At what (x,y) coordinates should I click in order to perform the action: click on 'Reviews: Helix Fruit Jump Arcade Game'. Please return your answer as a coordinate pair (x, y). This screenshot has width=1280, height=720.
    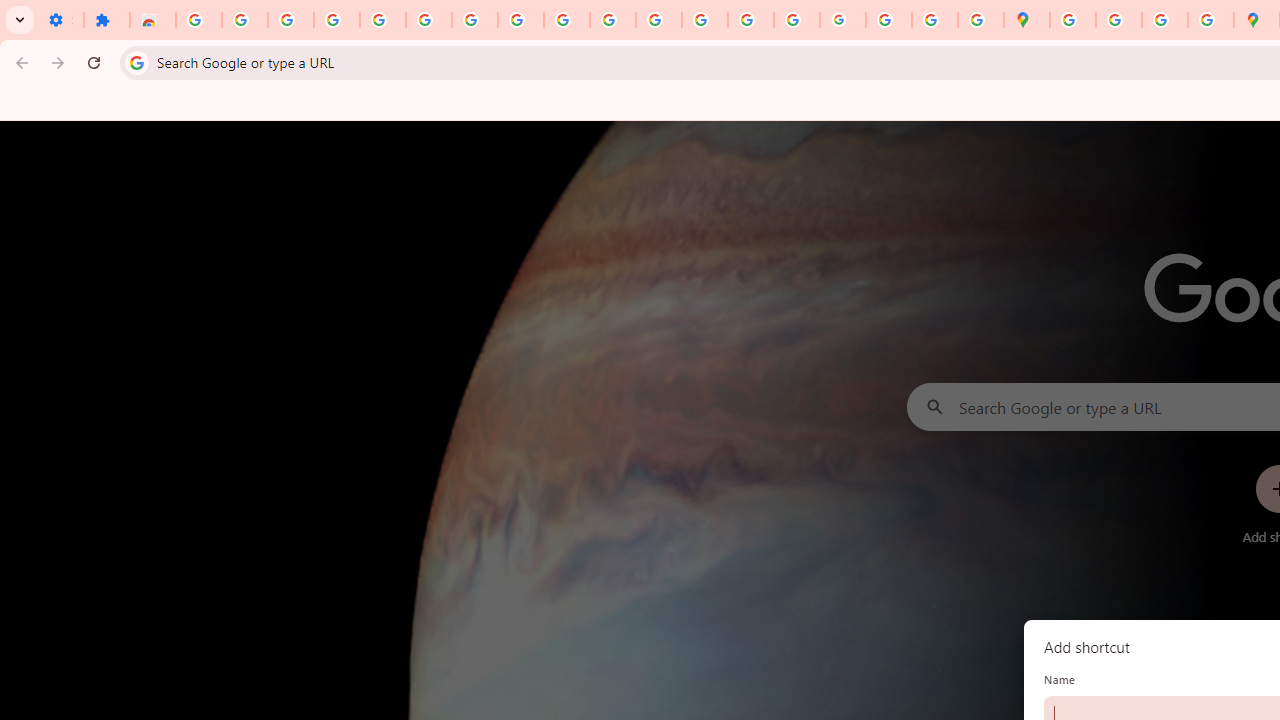
    Looking at the image, I should click on (152, 20).